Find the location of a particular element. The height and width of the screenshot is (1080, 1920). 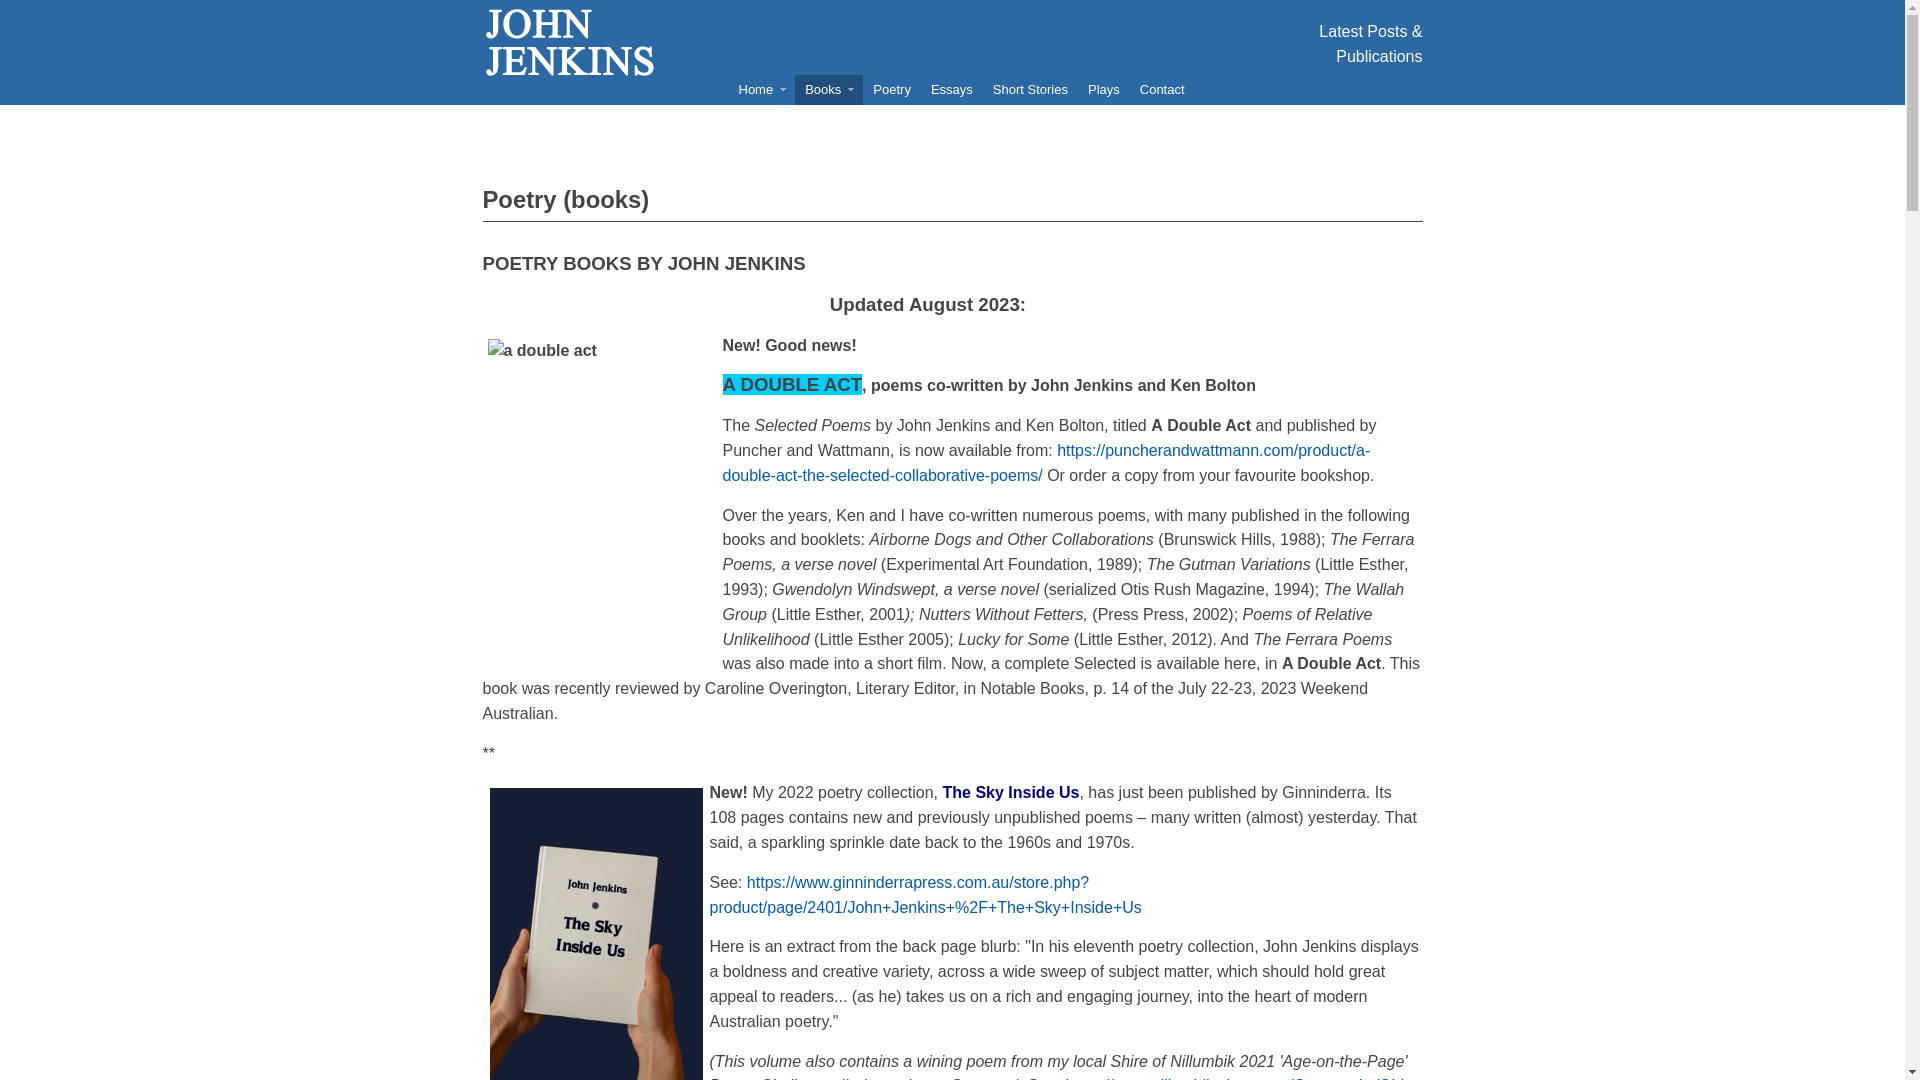

'Essays' is located at coordinates (950, 88).